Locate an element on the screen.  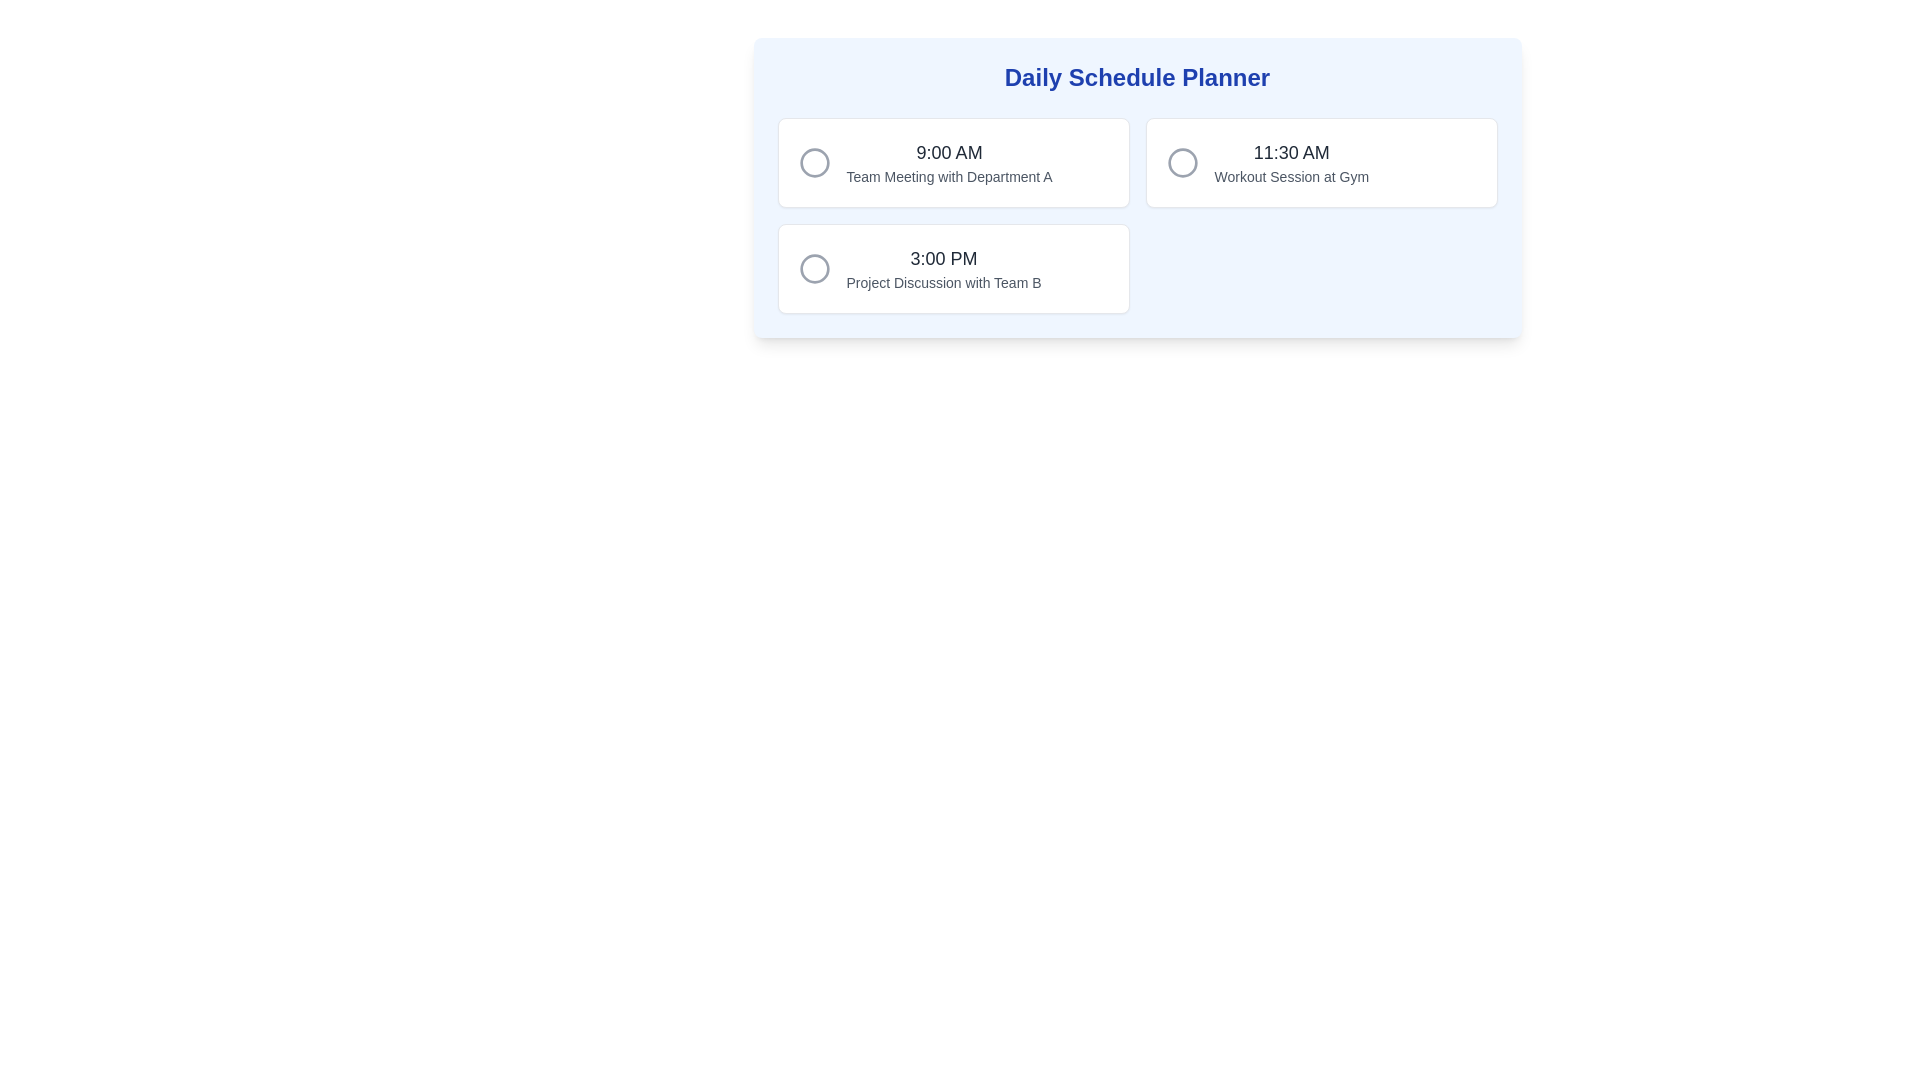
the time slot displaying '3:00 PM' and 'Project Discussion with Team B' to interact with it is located at coordinates (943, 268).